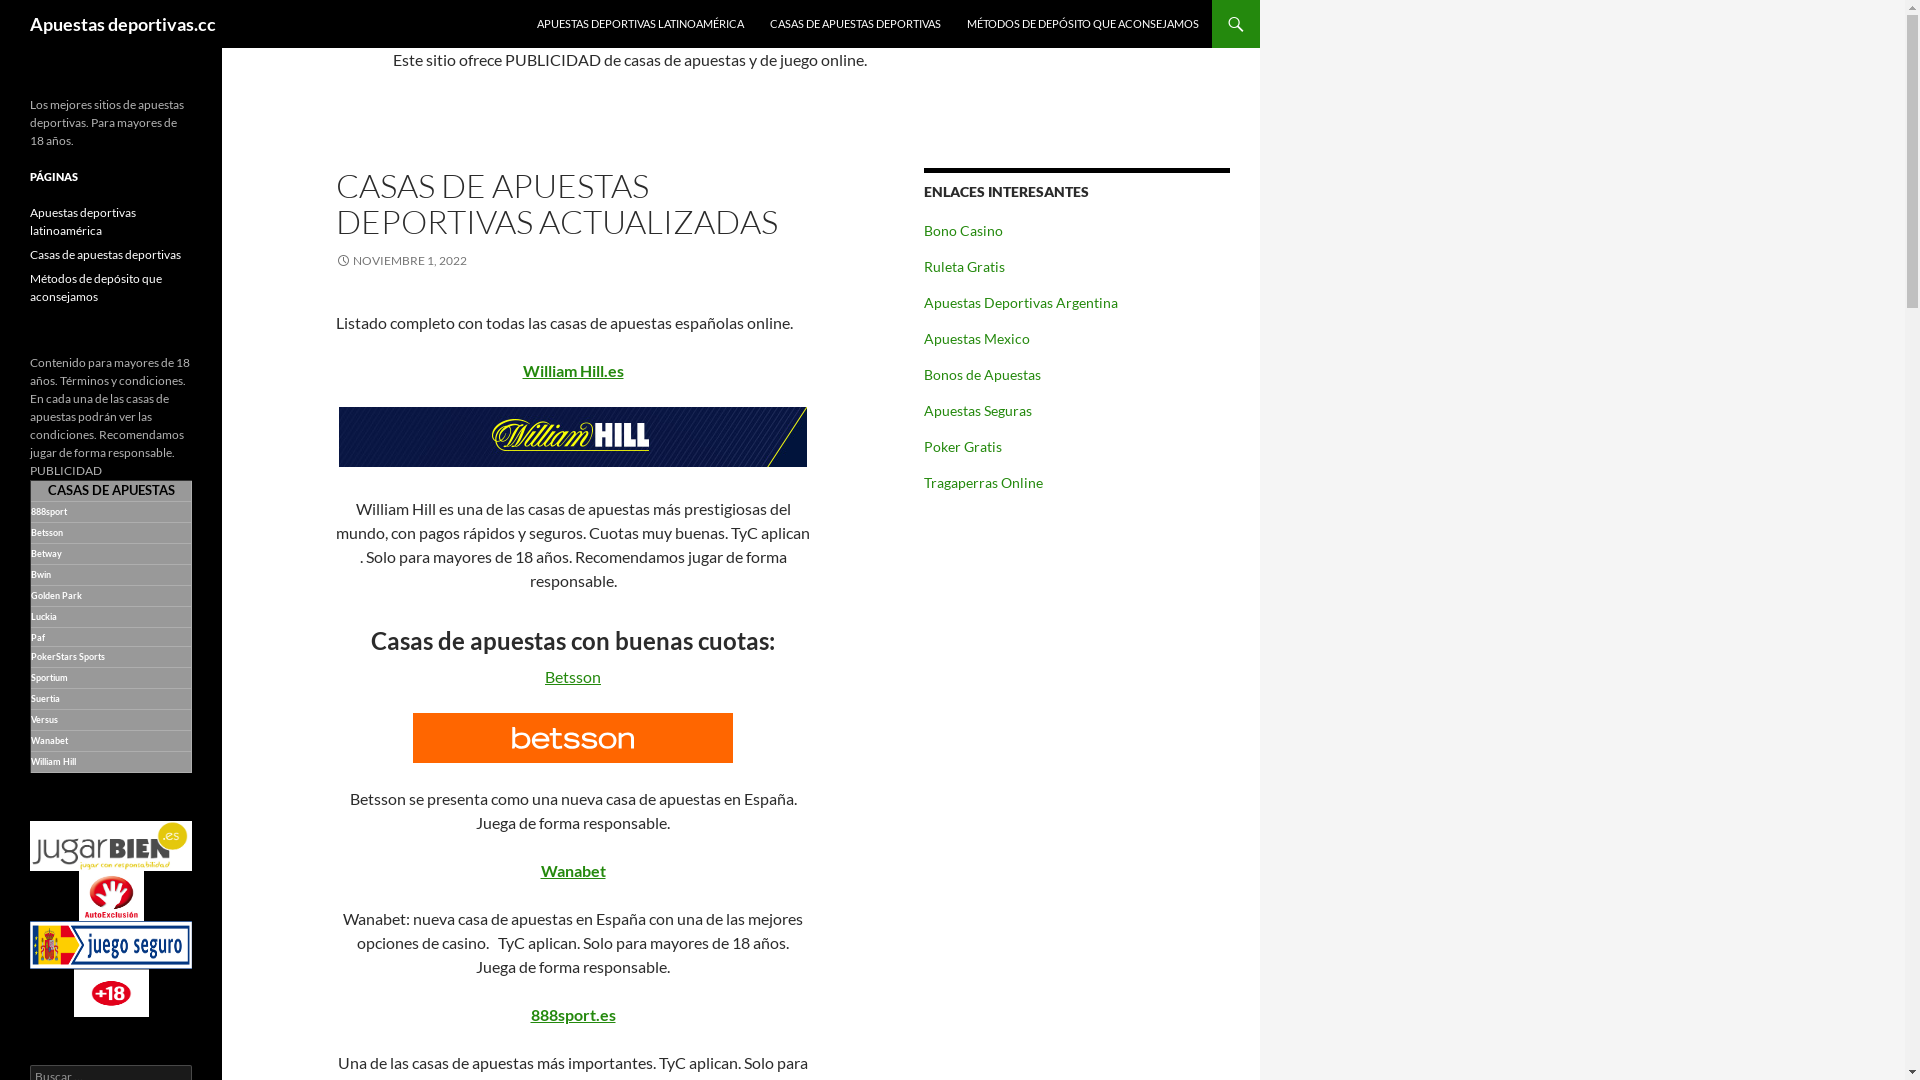  What do you see at coordinates (977, 337) in the screenshot?
I see `'Apuestas Mexico'` at bounding box center [977, 337].